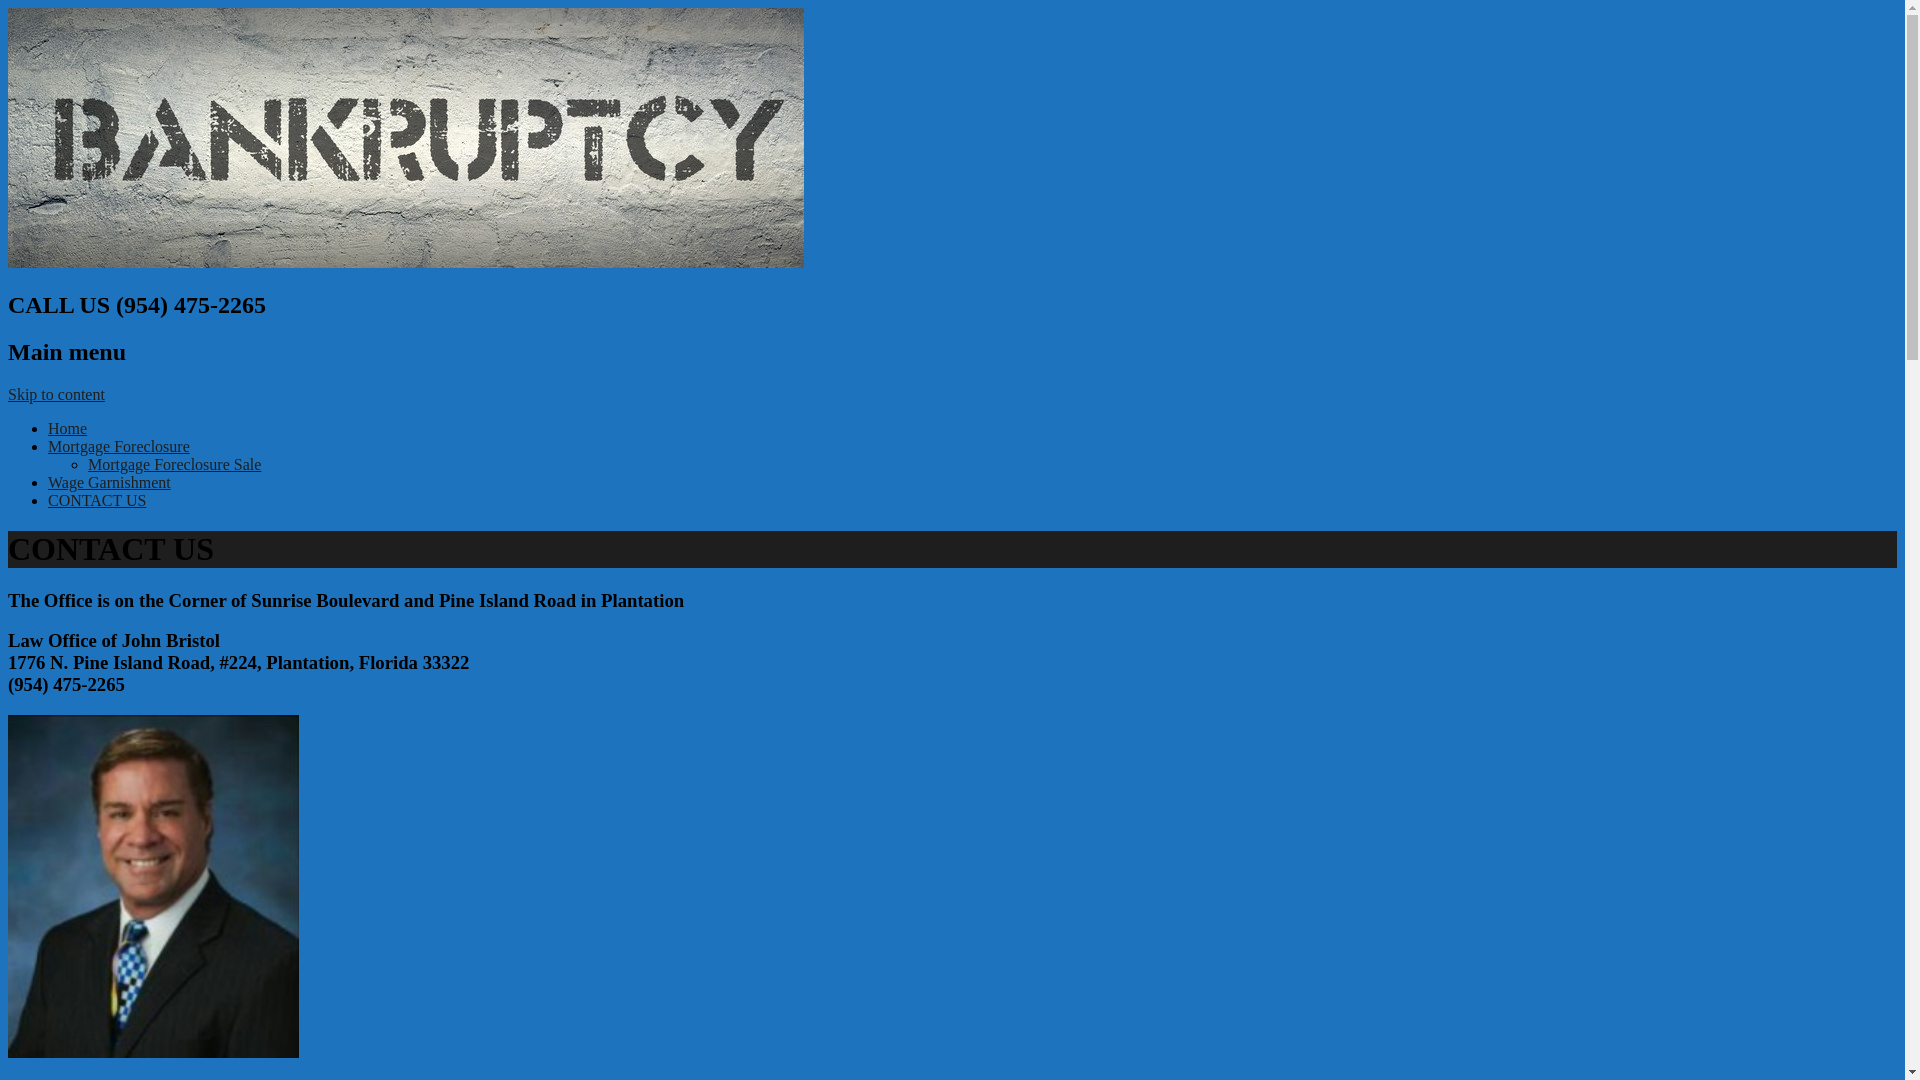 This screenshot has width=1920, height=1080. What do you see at coordinates (174, 464) in the screenshot?
I see `'Mortgage Foreclosure Sale'` at bounding box center [174, 464].